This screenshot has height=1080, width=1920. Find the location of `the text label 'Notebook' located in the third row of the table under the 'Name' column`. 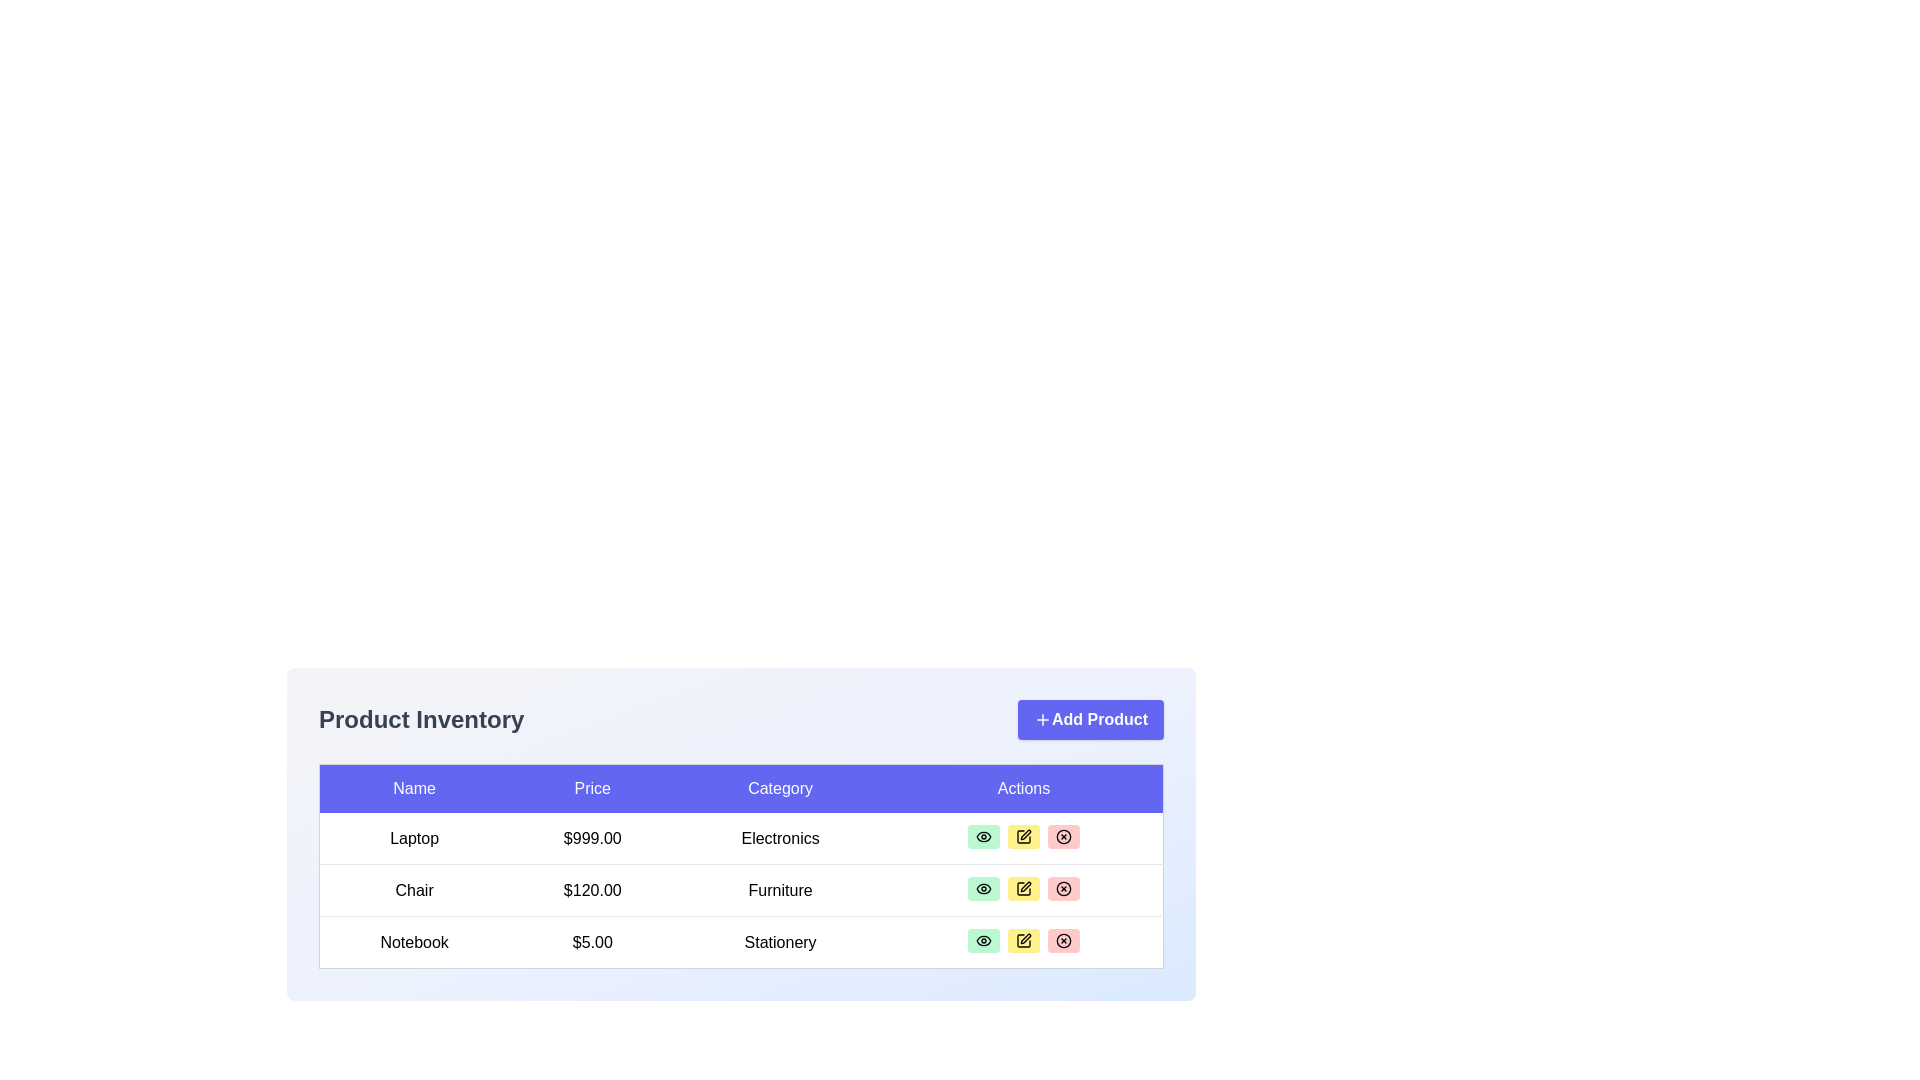

the text label 'Notebook' located in the third row of the table under the 'Name' column is located at coordinates (413, 942).